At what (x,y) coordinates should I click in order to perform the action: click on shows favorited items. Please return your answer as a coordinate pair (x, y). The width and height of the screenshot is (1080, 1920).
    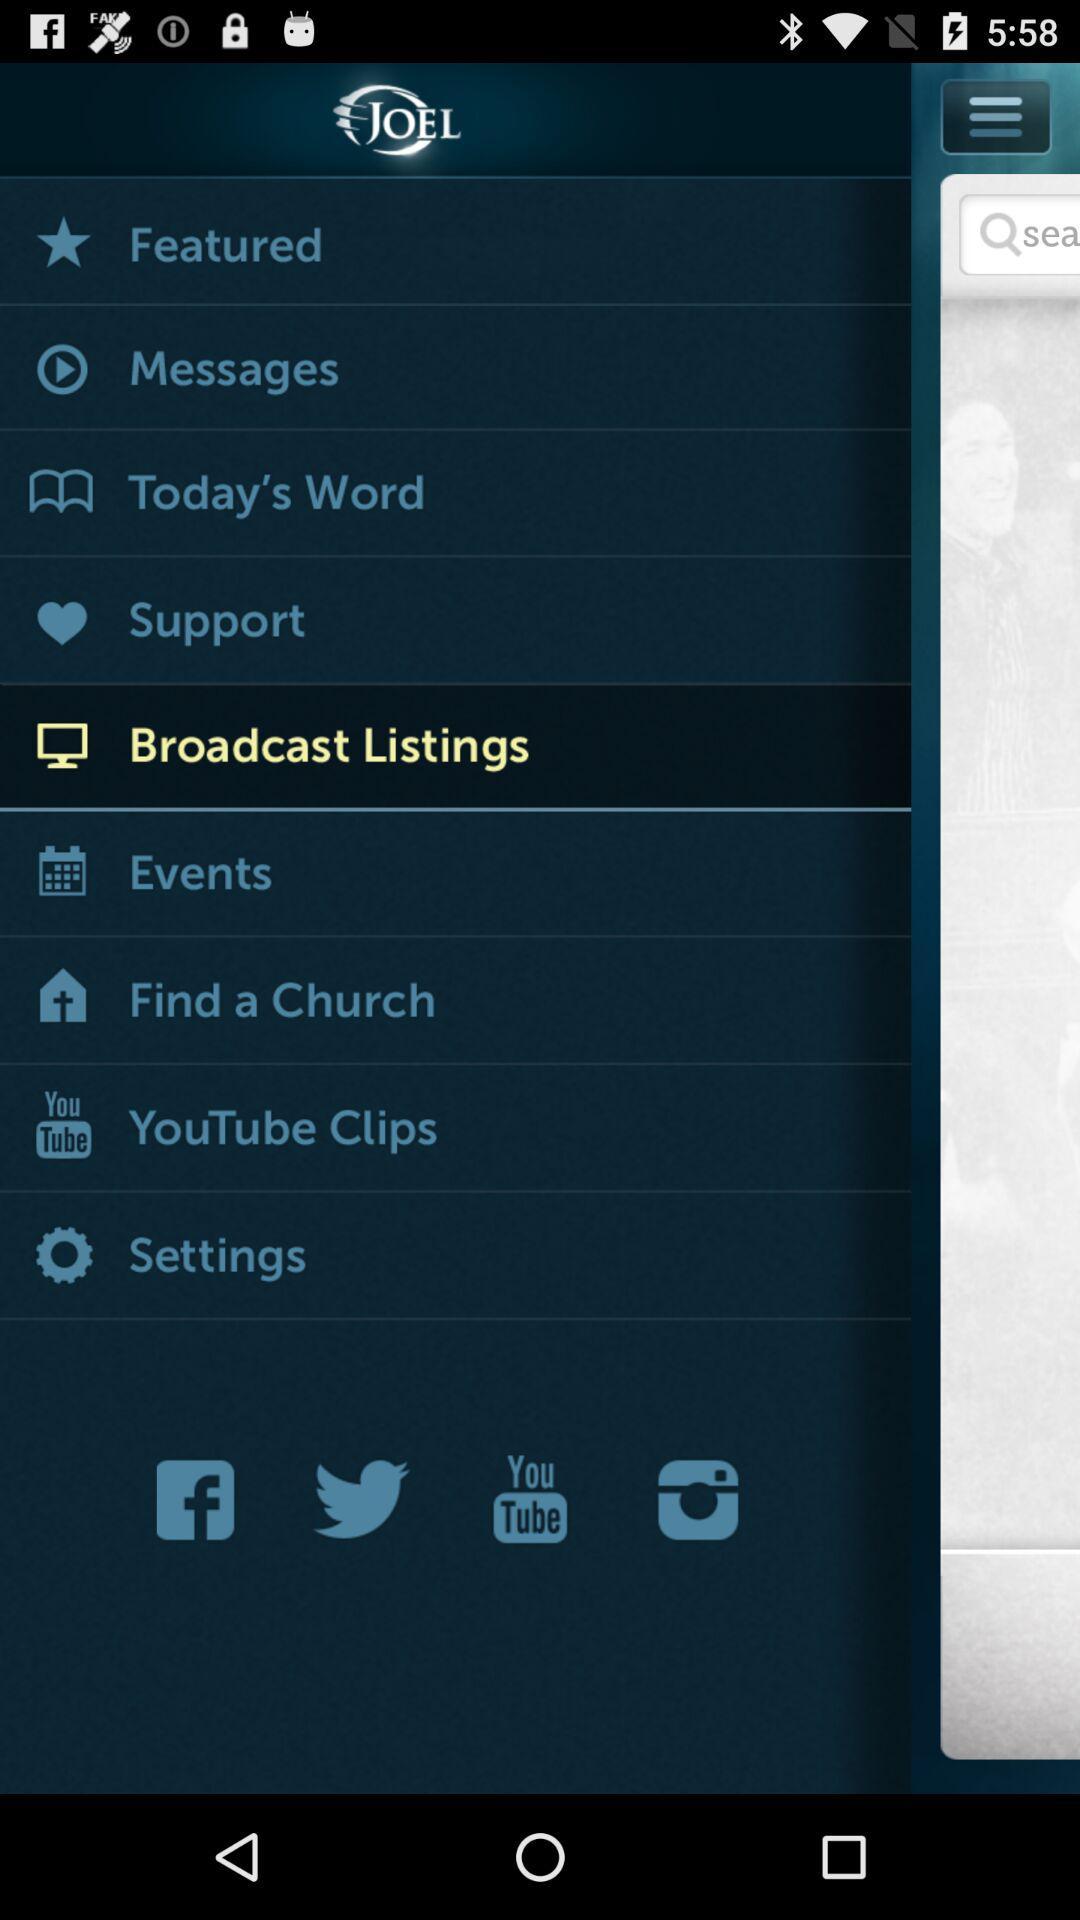
    Looking at the image, I should click on (455, 241).